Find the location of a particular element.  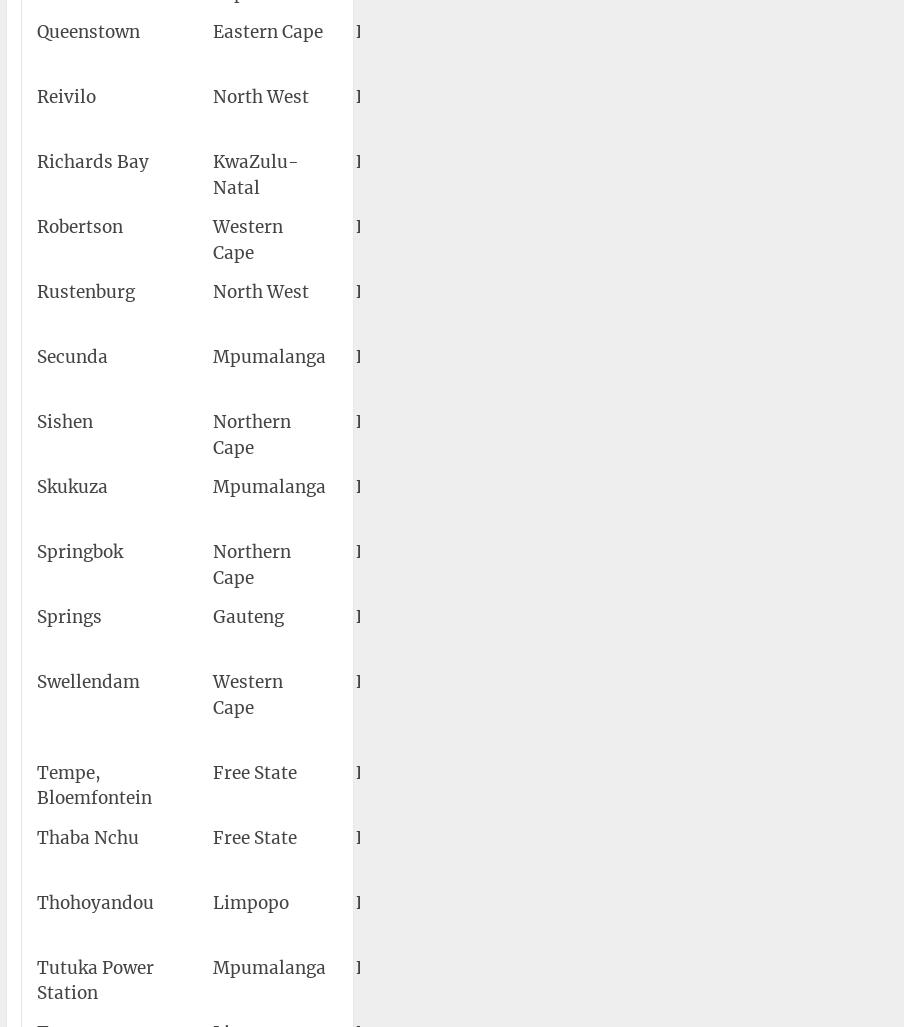

'Skukuza Airport' is located at coordinates (516, 487).